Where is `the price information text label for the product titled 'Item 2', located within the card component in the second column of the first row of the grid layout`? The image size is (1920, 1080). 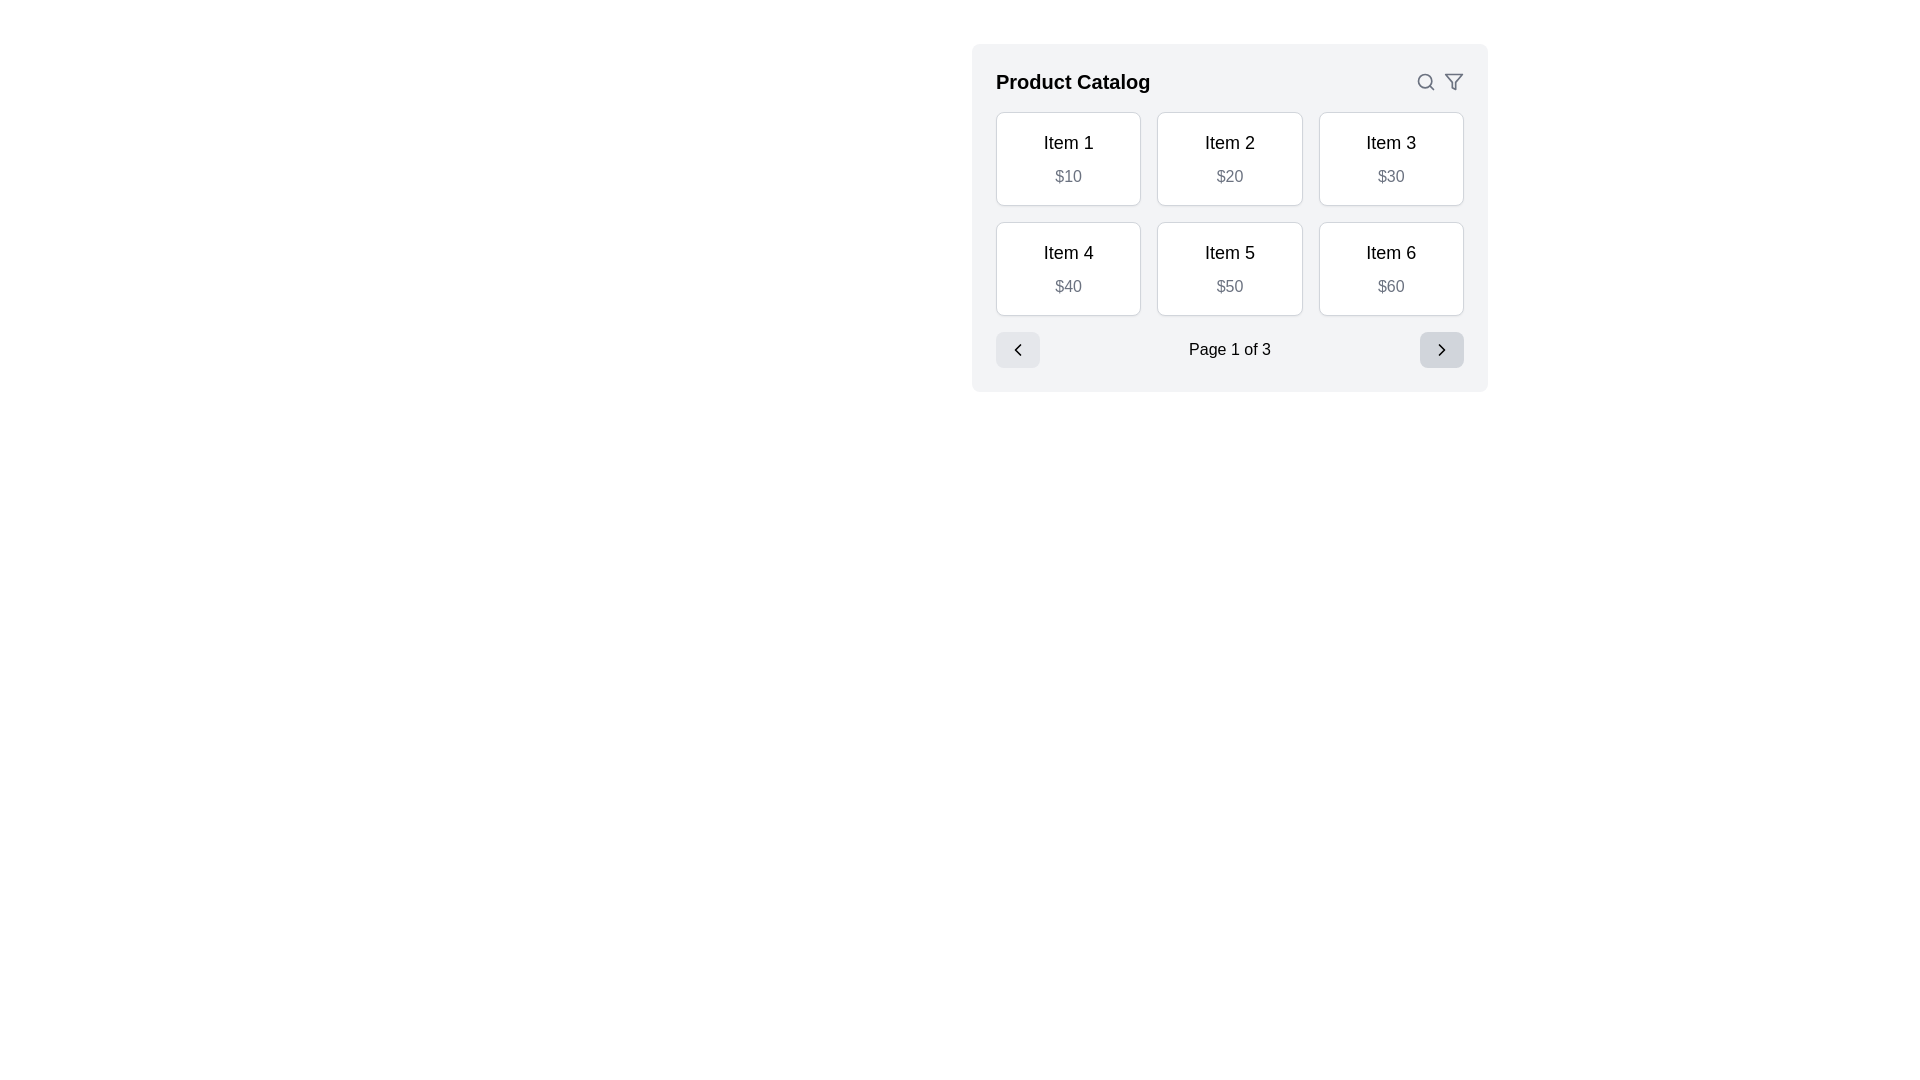 the price information text label for the product titled 'Item 2', located within the card component in the second column of the first row of the grid layout is located at coordinates (1228, 176).